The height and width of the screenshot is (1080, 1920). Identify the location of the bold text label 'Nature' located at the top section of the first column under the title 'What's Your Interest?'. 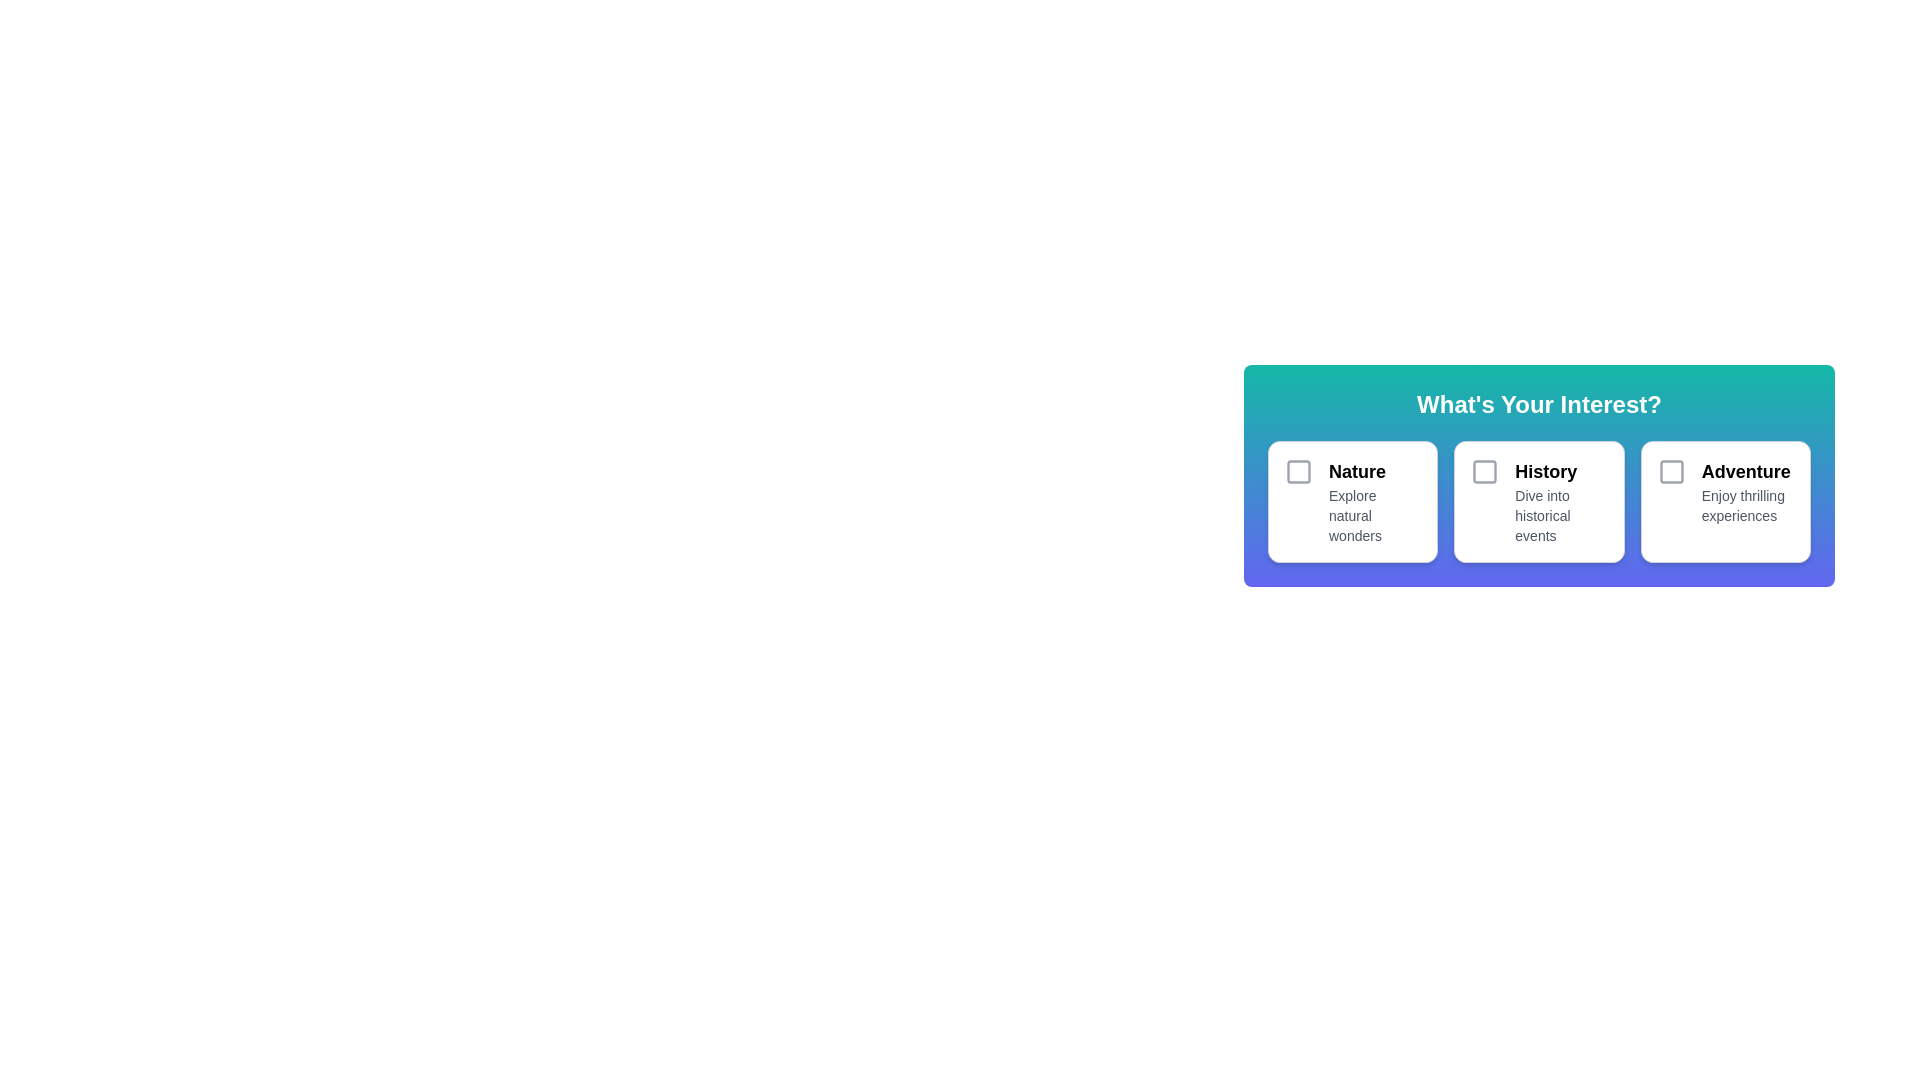
(1374, 471).